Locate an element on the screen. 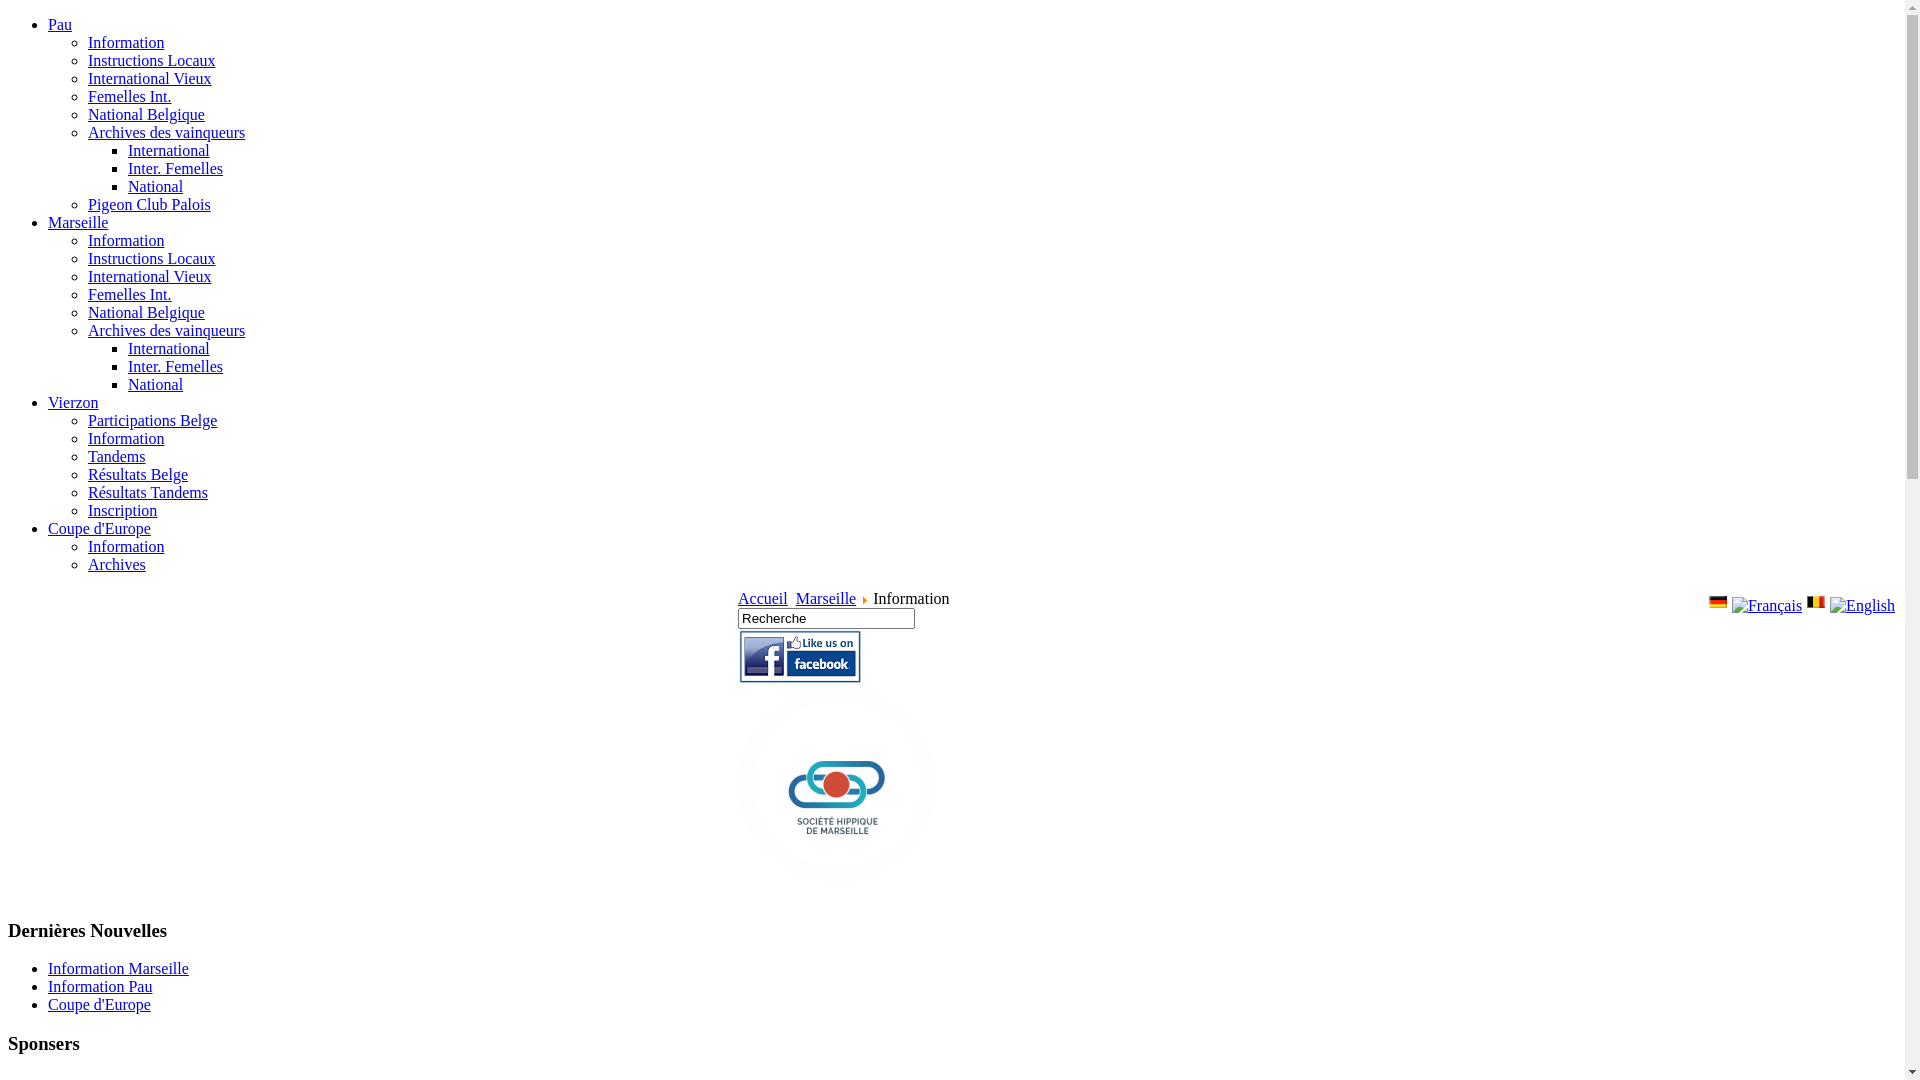 Image resolution: width=1920 pixels, height=1080 pixels. 'Nederlands' is located at coordinates (1805, 600).